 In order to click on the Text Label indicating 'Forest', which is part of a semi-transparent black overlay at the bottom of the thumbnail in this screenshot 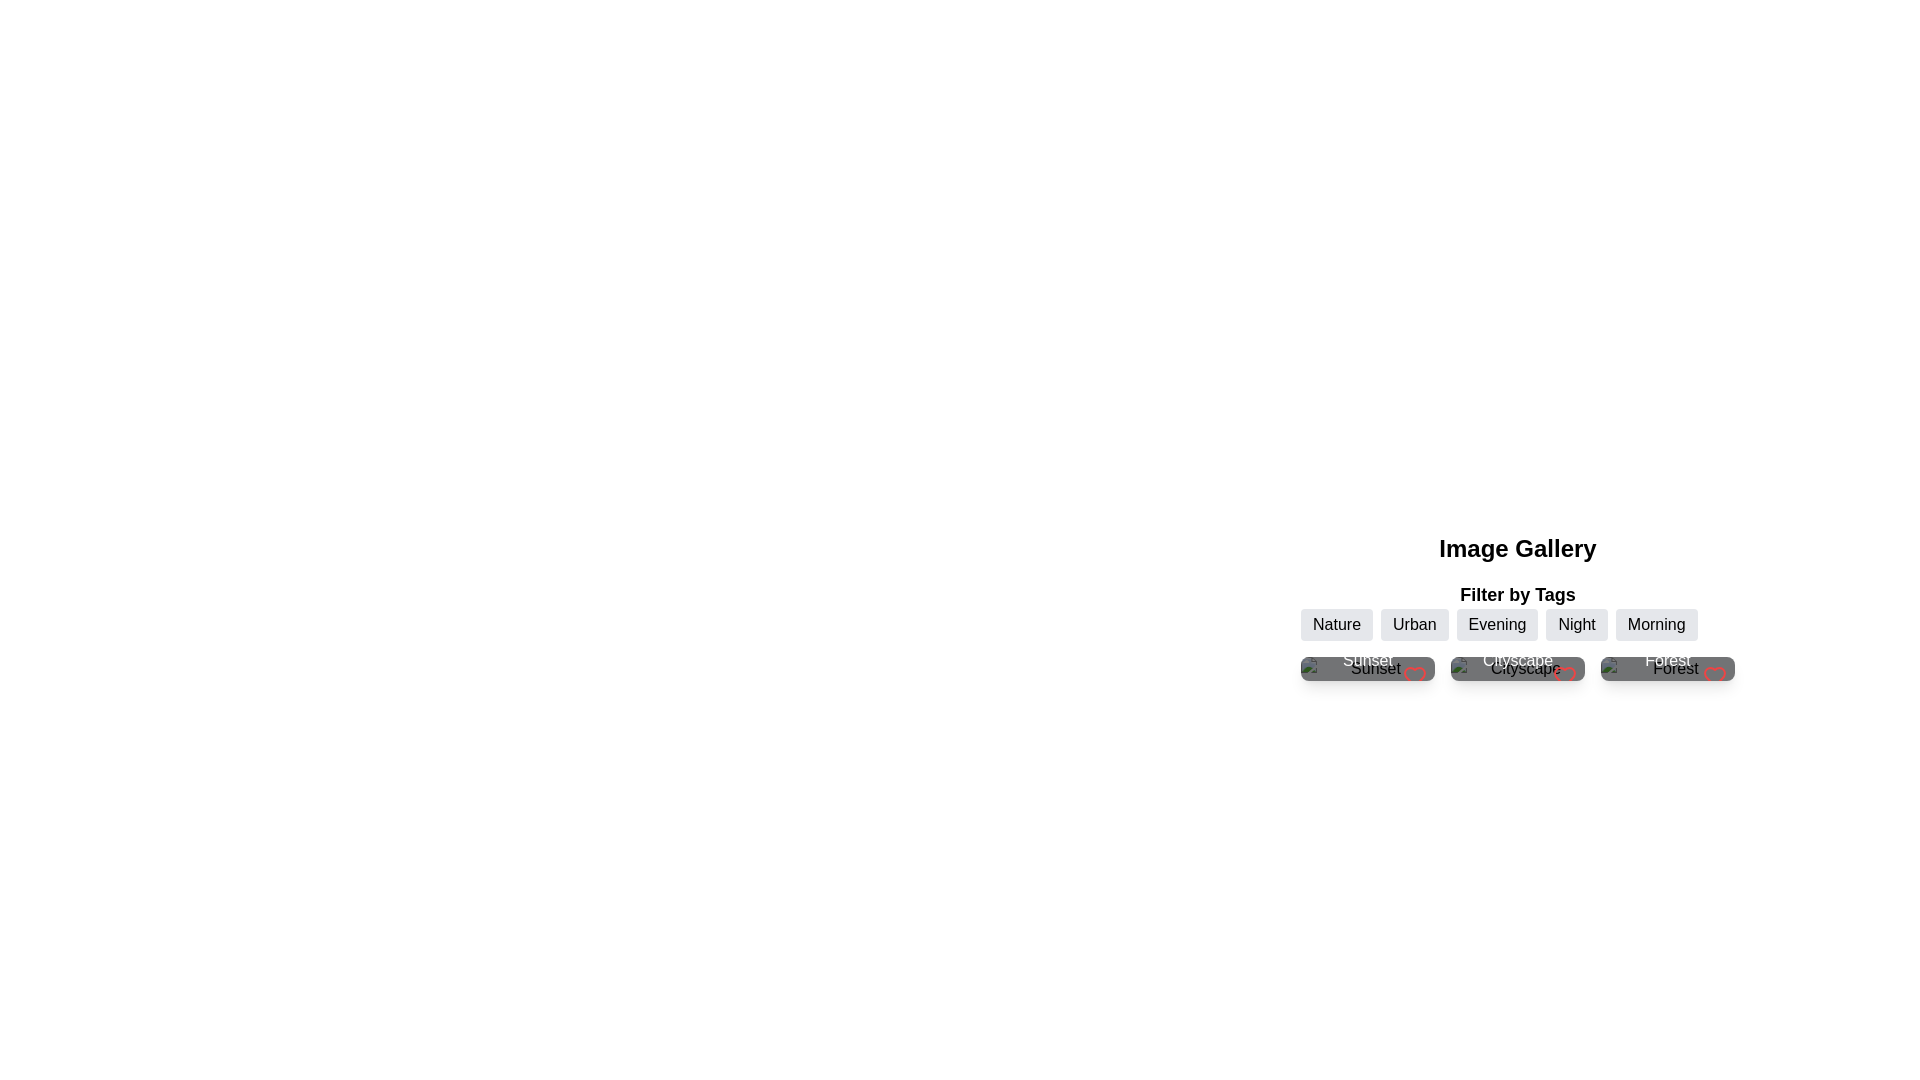, I will do `click(1668, 660)`.